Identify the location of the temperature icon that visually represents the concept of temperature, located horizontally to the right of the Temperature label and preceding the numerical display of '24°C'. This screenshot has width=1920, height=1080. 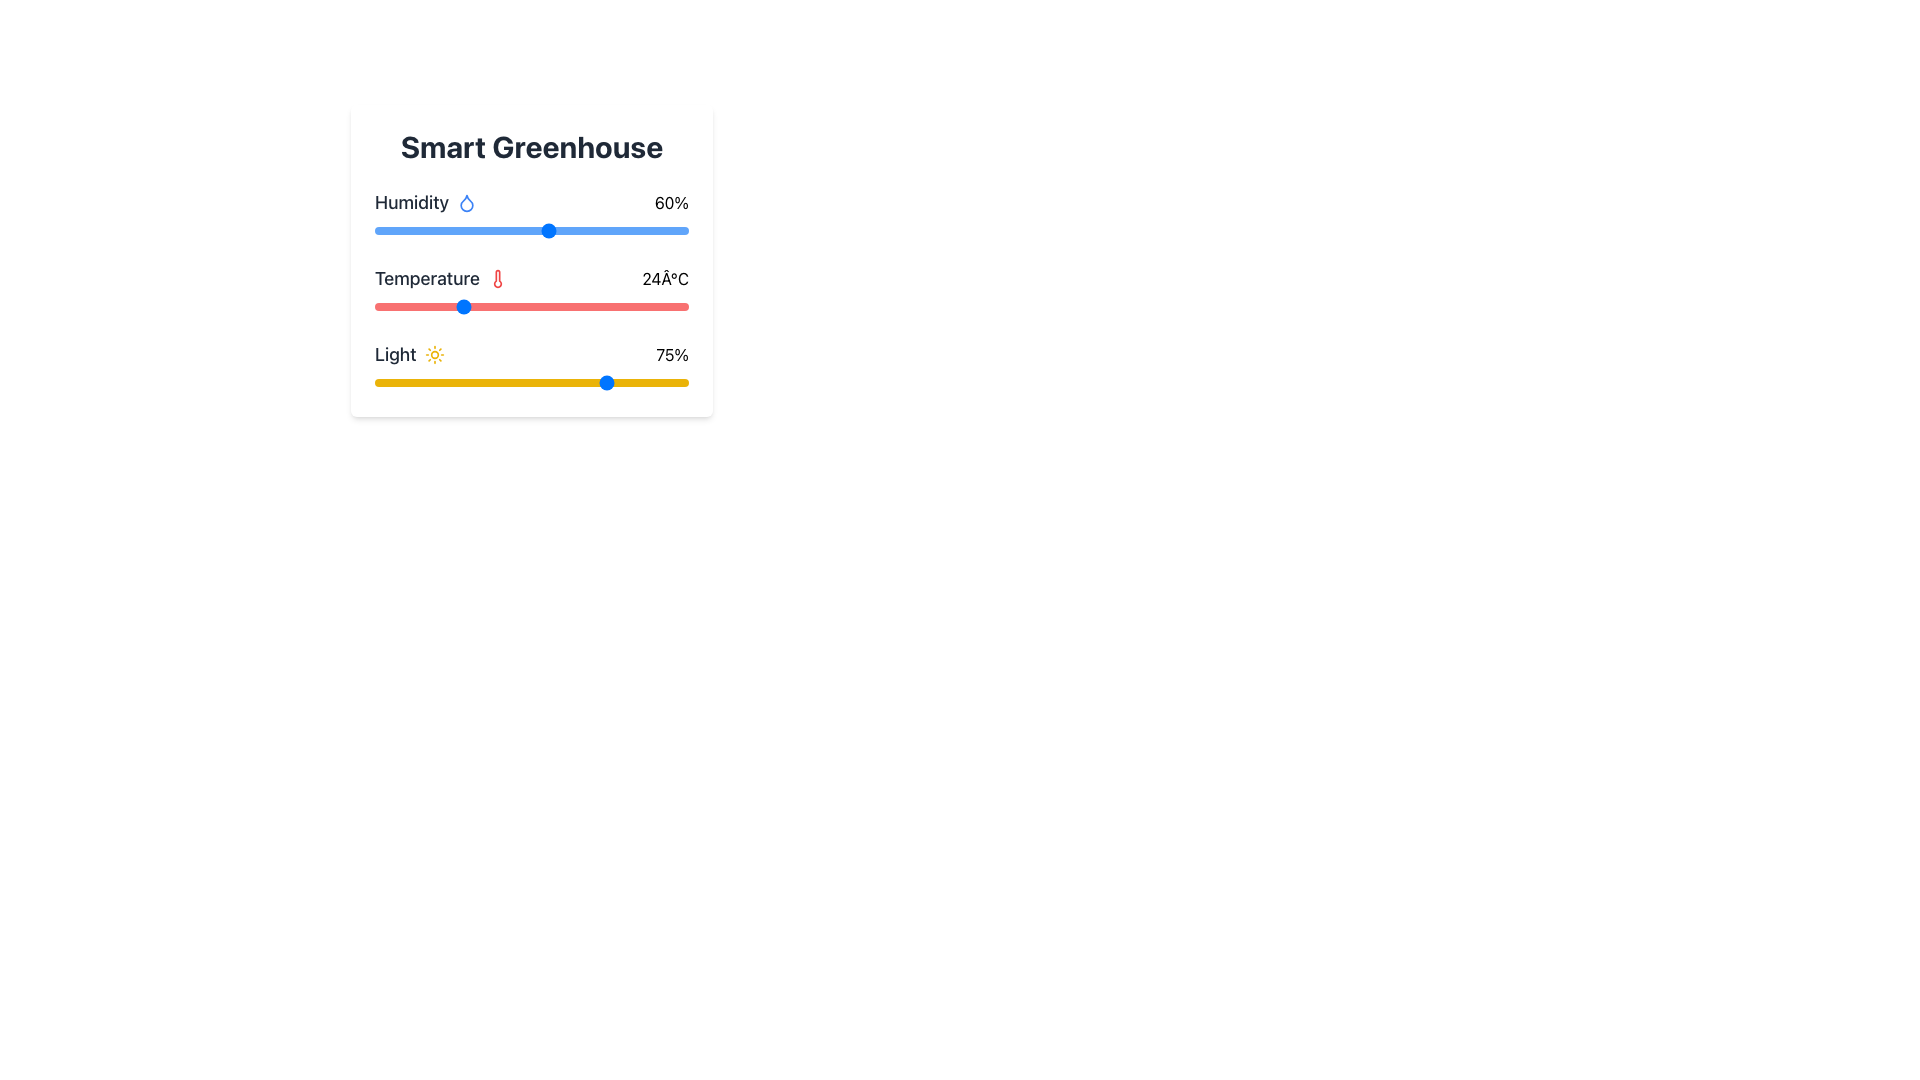
(497, 278).